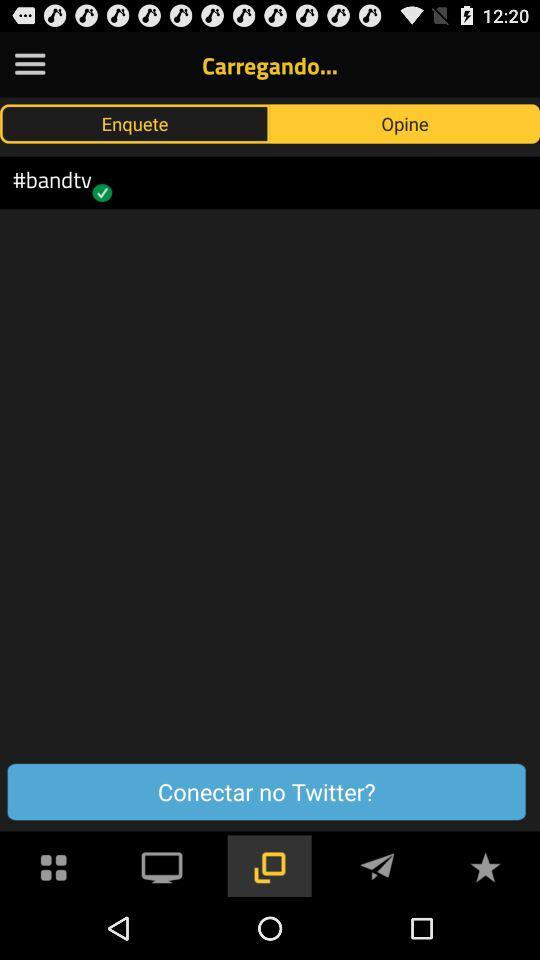  Describe the element at coordinates (29, 64) in the screenshot. I see `icon next to the carregando... icon` at that location.